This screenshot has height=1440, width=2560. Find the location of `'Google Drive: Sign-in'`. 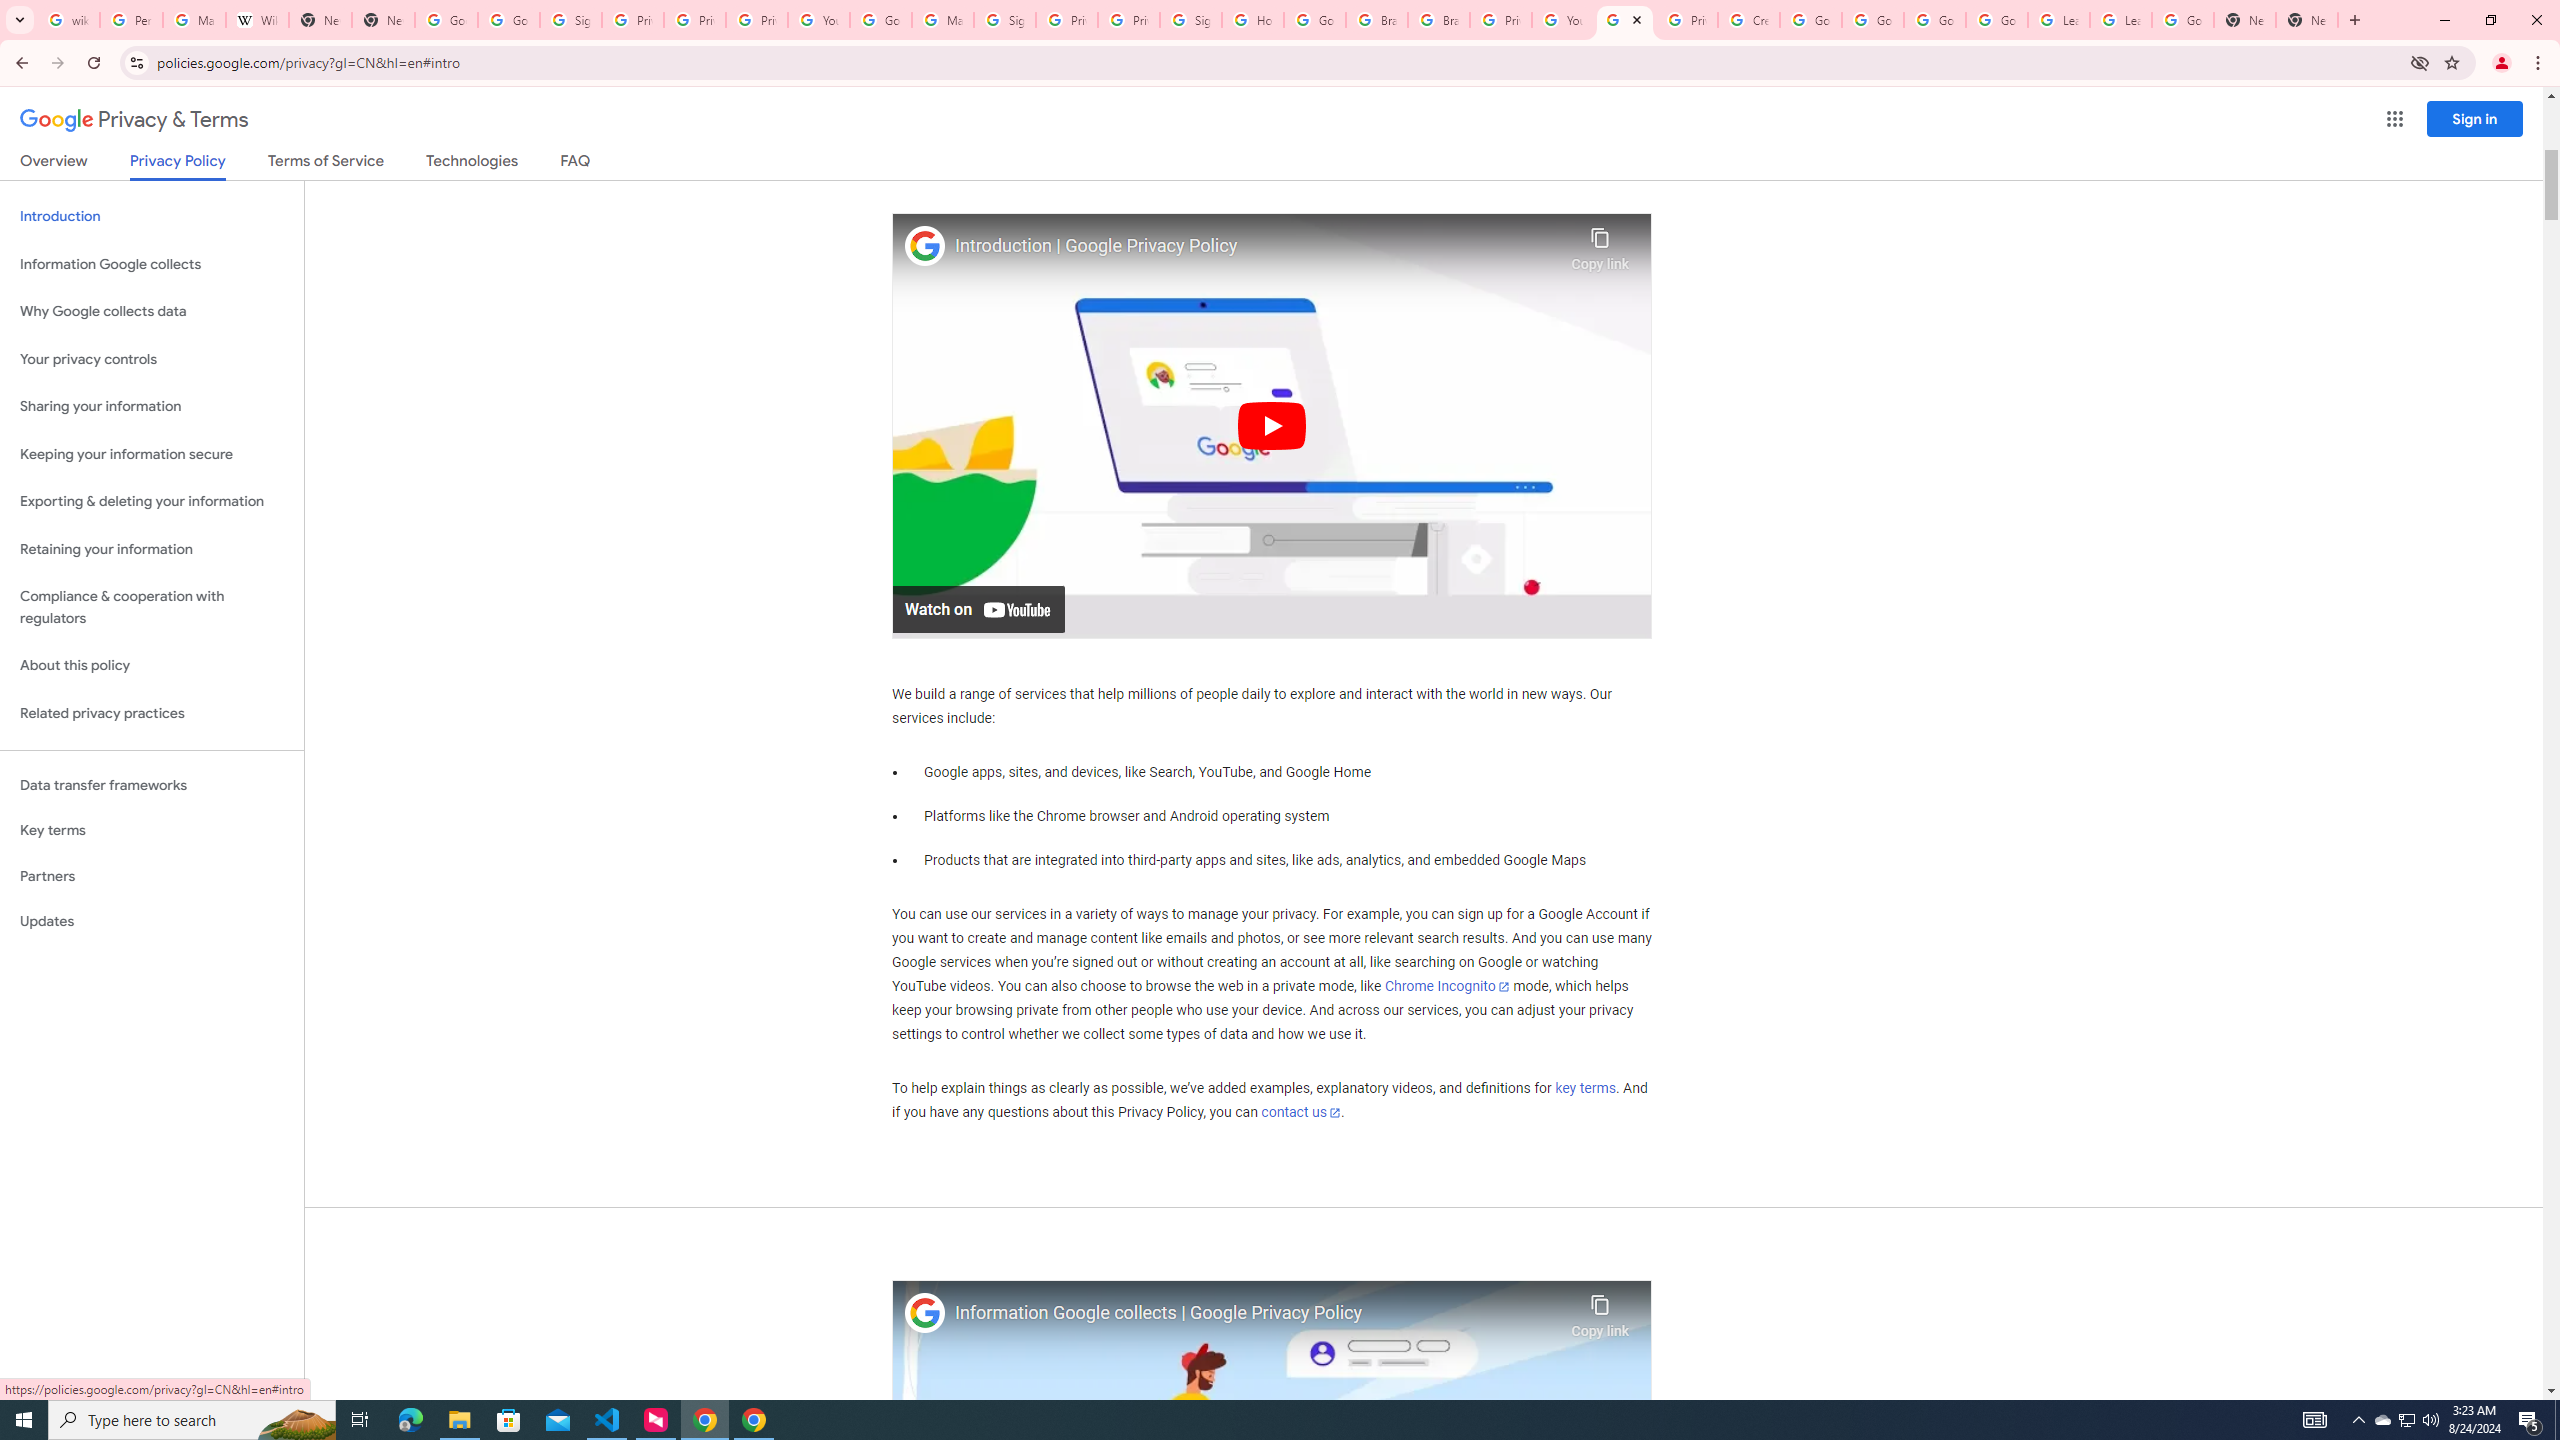

'Google Drive: Sign-in' is located at coordinates (507, 19).